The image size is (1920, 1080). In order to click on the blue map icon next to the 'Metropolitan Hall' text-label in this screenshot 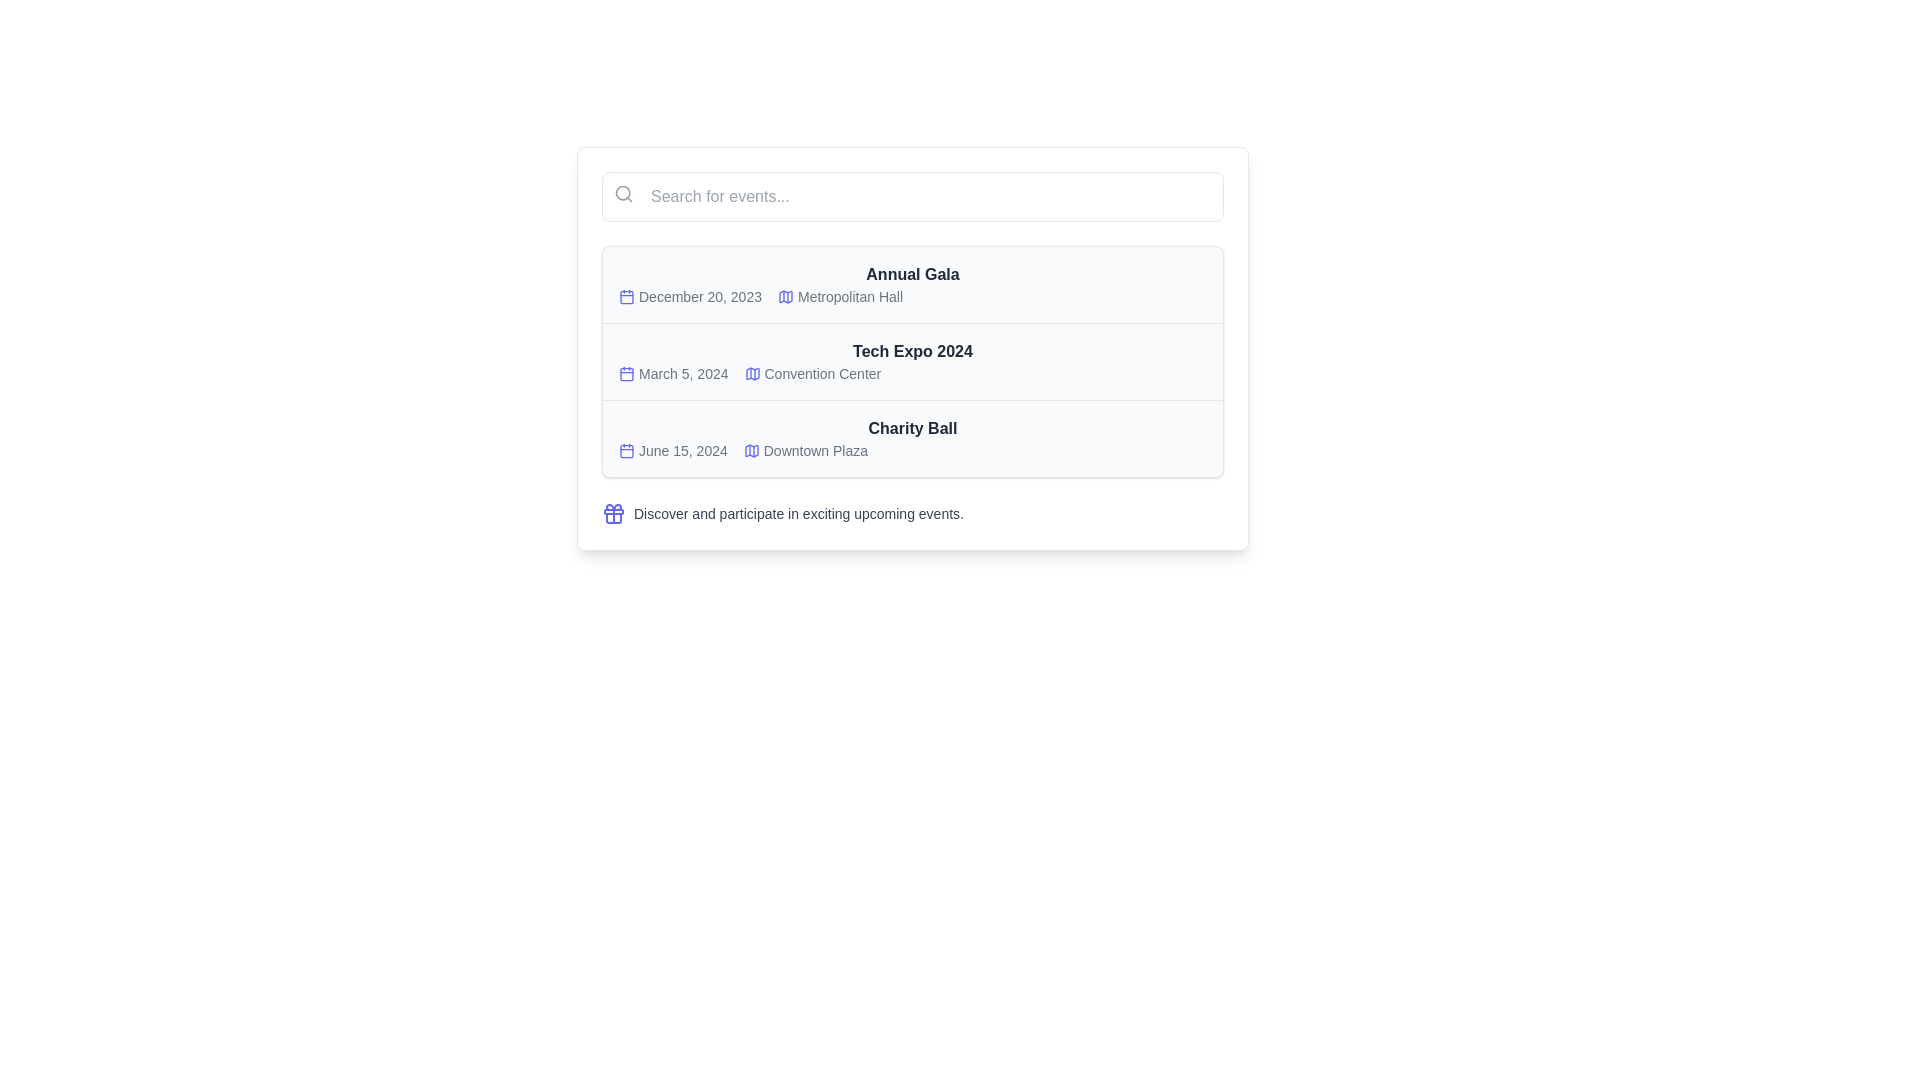, I will do `click(840, 297)`.